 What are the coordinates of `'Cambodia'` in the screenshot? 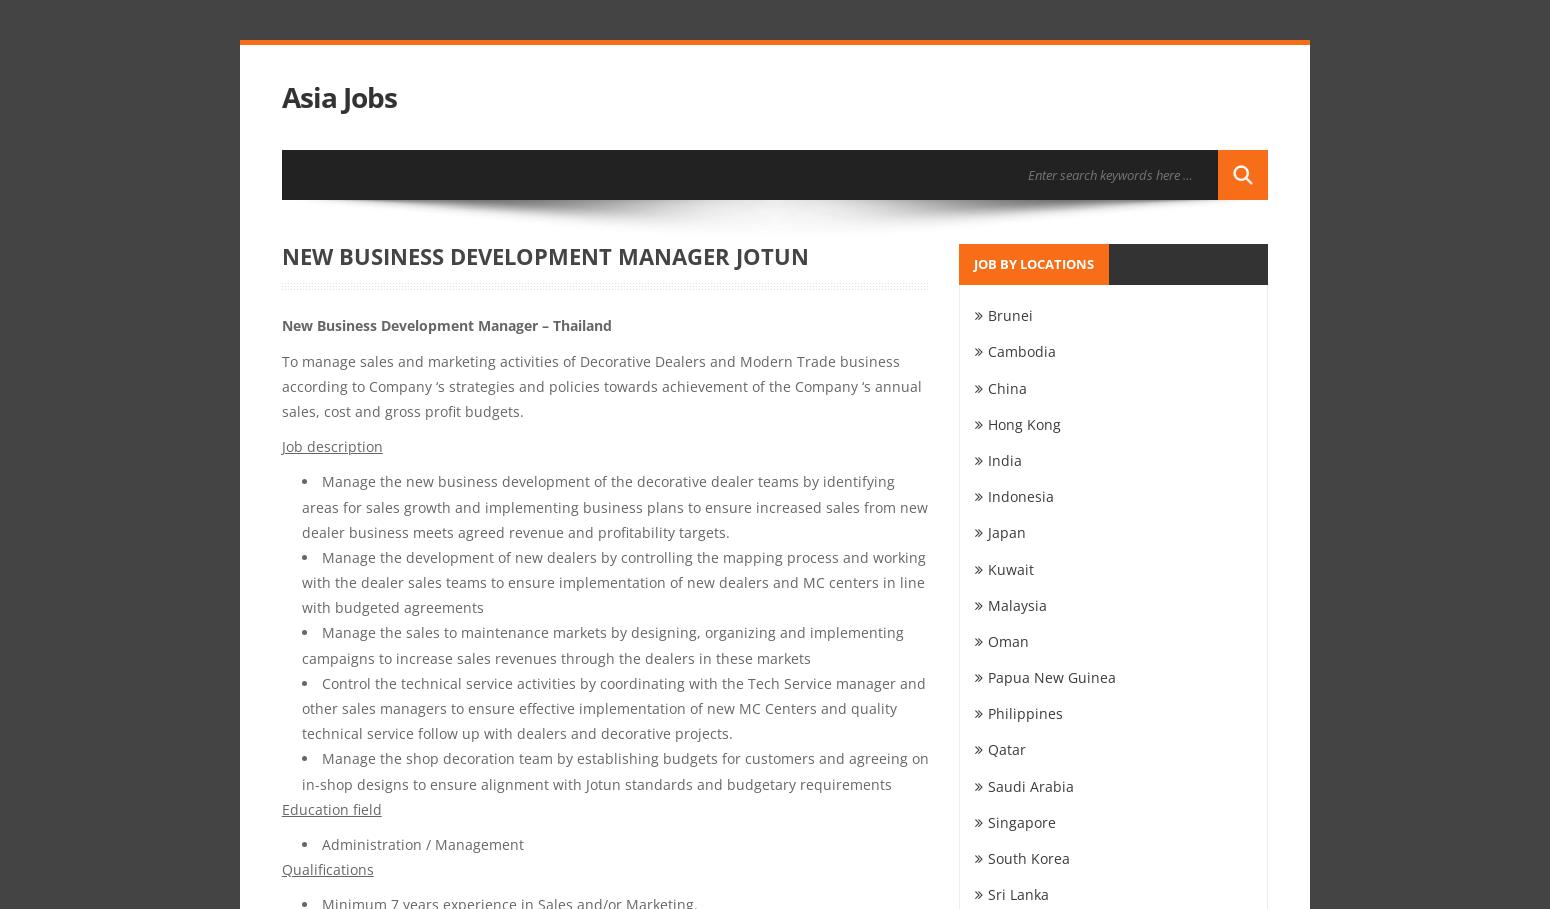 It's located at (986, 350).